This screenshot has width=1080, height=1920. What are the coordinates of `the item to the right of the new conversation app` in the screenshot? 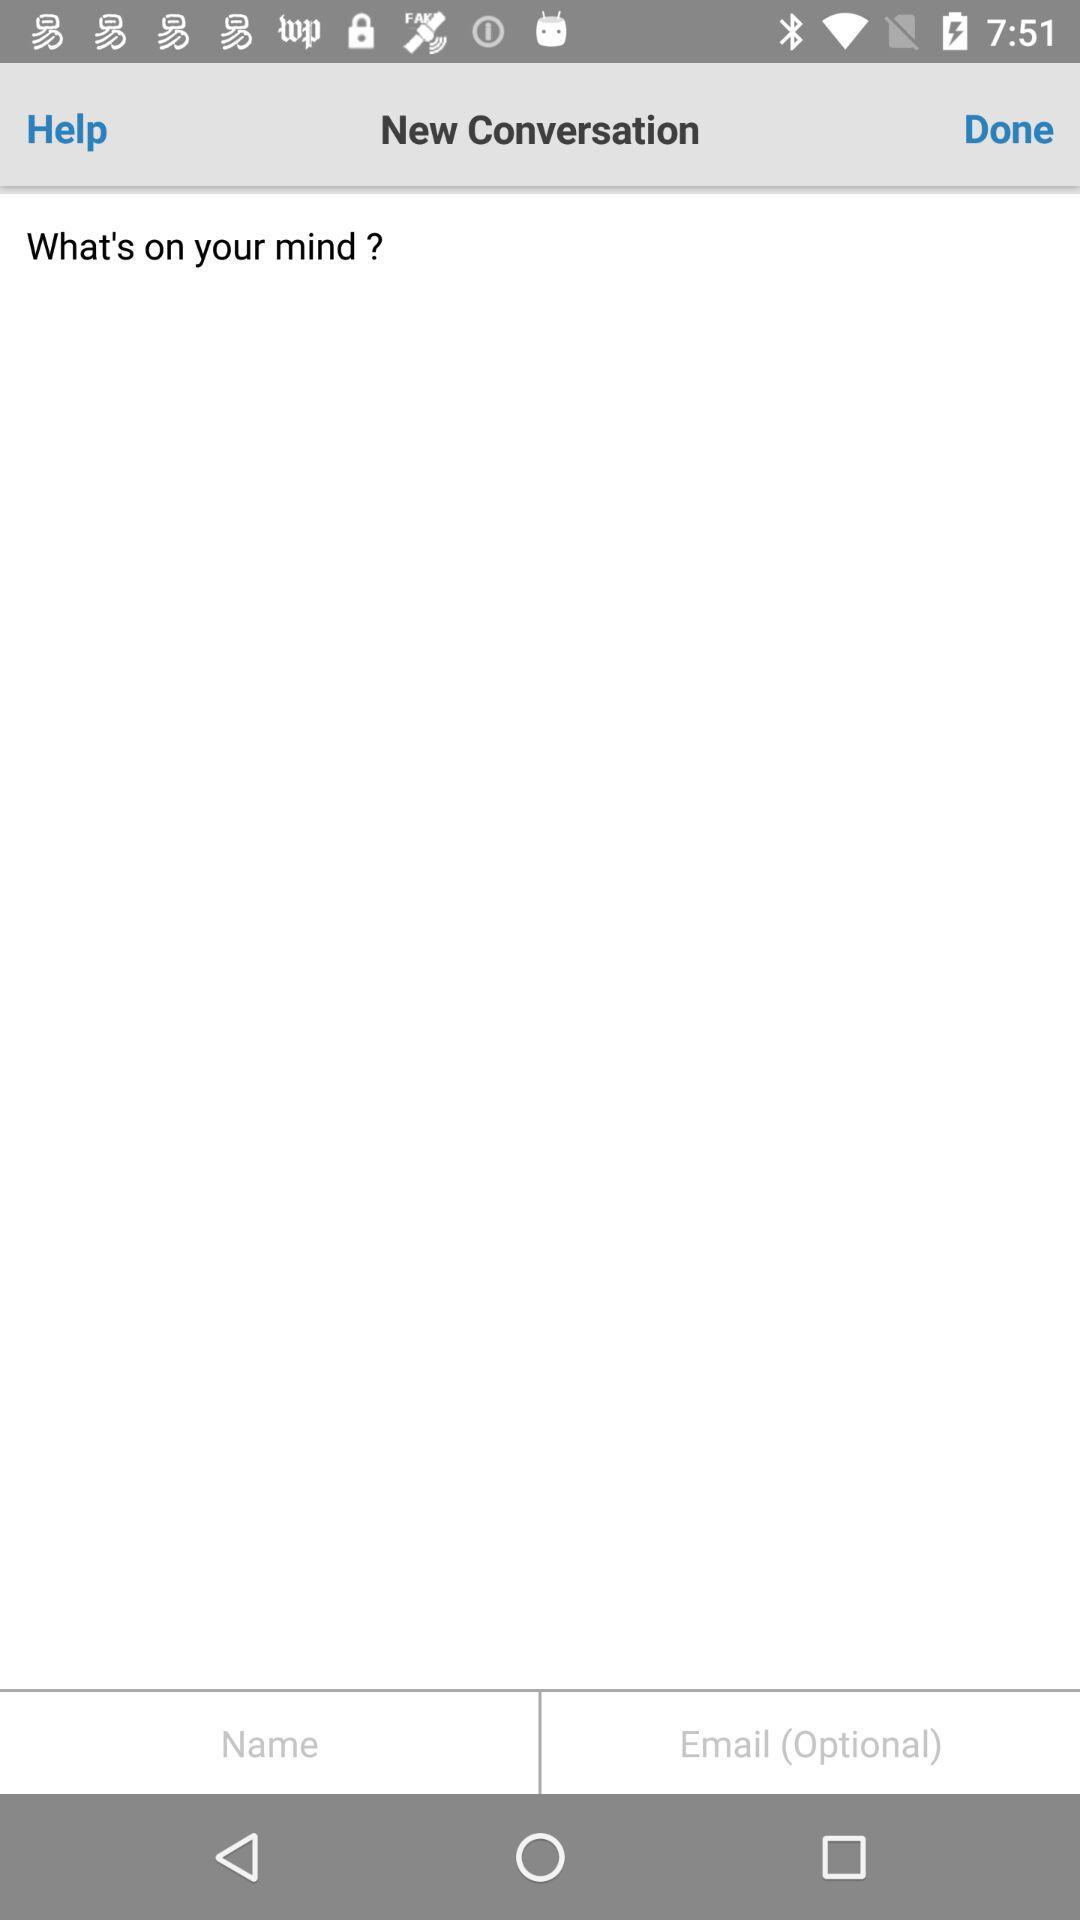 It's located at (968, 127).